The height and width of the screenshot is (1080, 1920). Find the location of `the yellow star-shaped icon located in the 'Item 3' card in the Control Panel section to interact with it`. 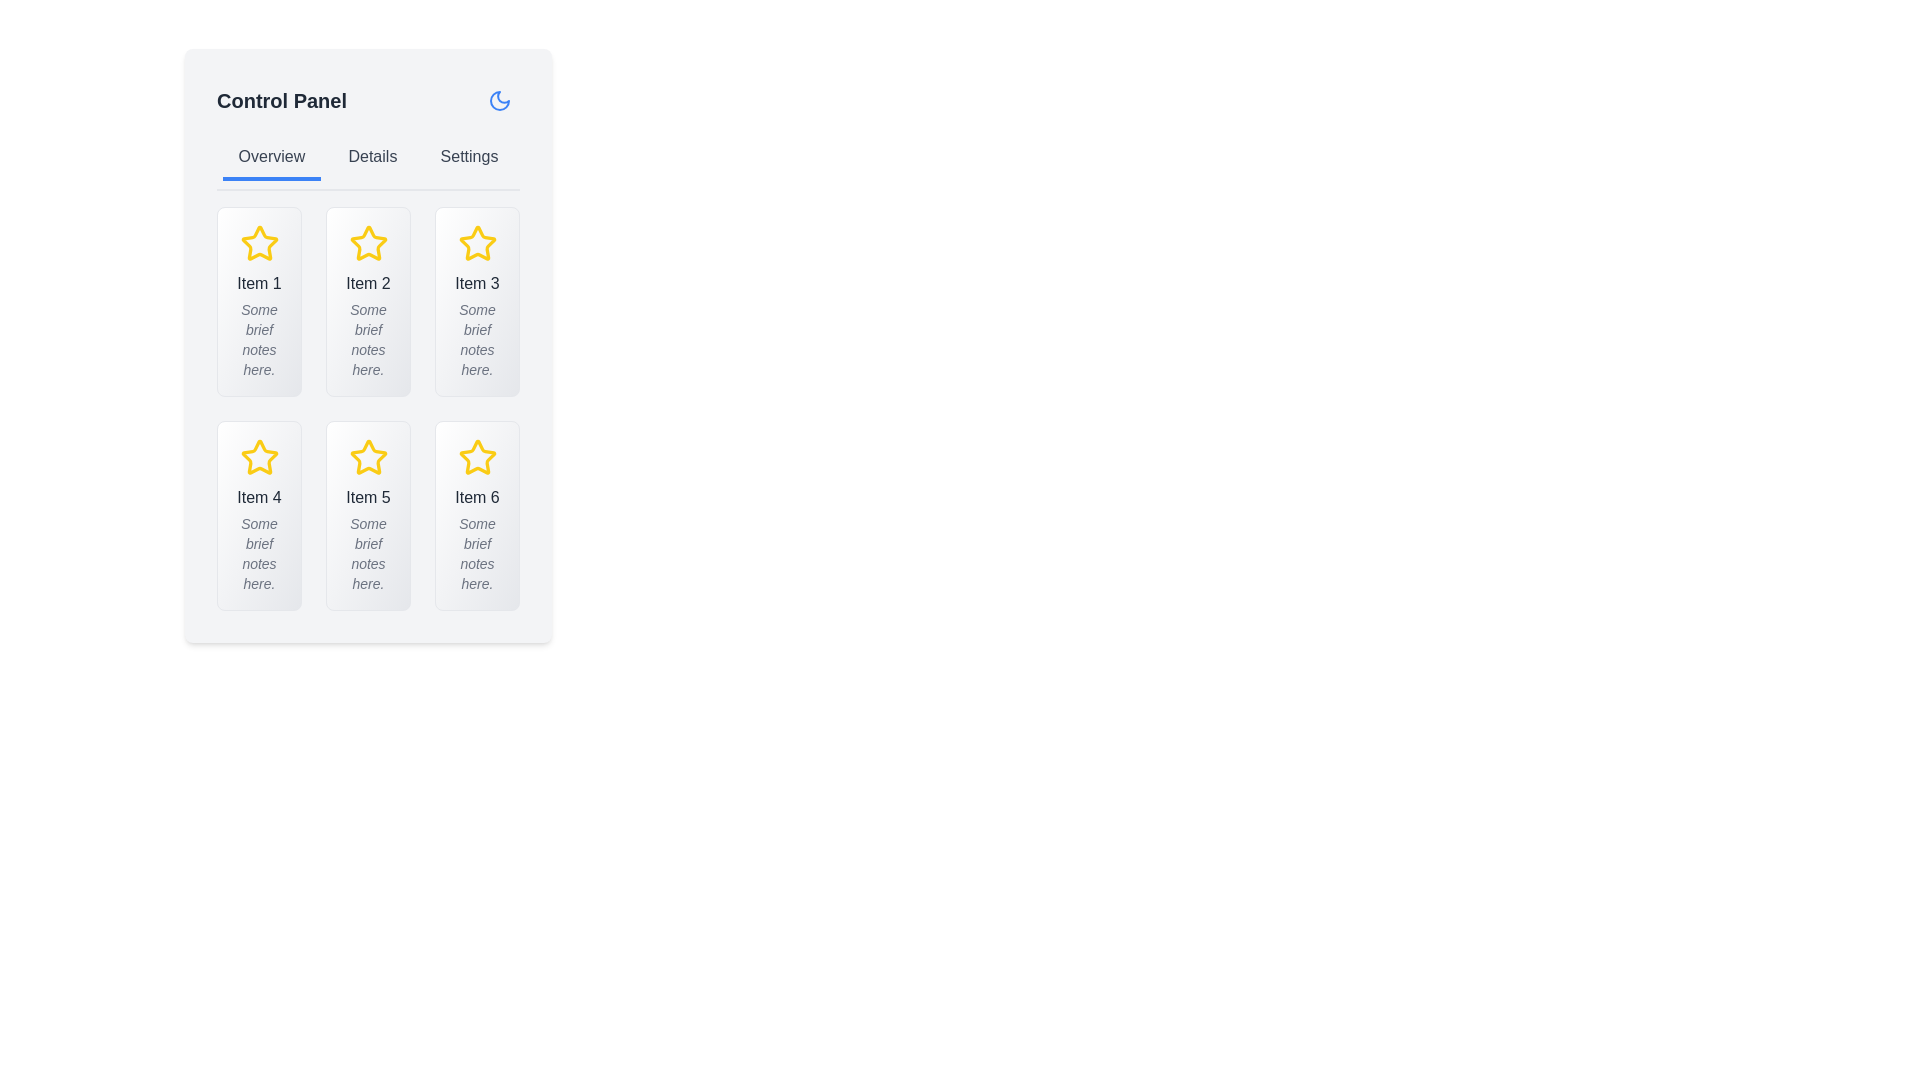

the yellow star-shaped icon located in the 'Item 3' card in the Control Panel section to interact with it is located at coordinates (476, 242).